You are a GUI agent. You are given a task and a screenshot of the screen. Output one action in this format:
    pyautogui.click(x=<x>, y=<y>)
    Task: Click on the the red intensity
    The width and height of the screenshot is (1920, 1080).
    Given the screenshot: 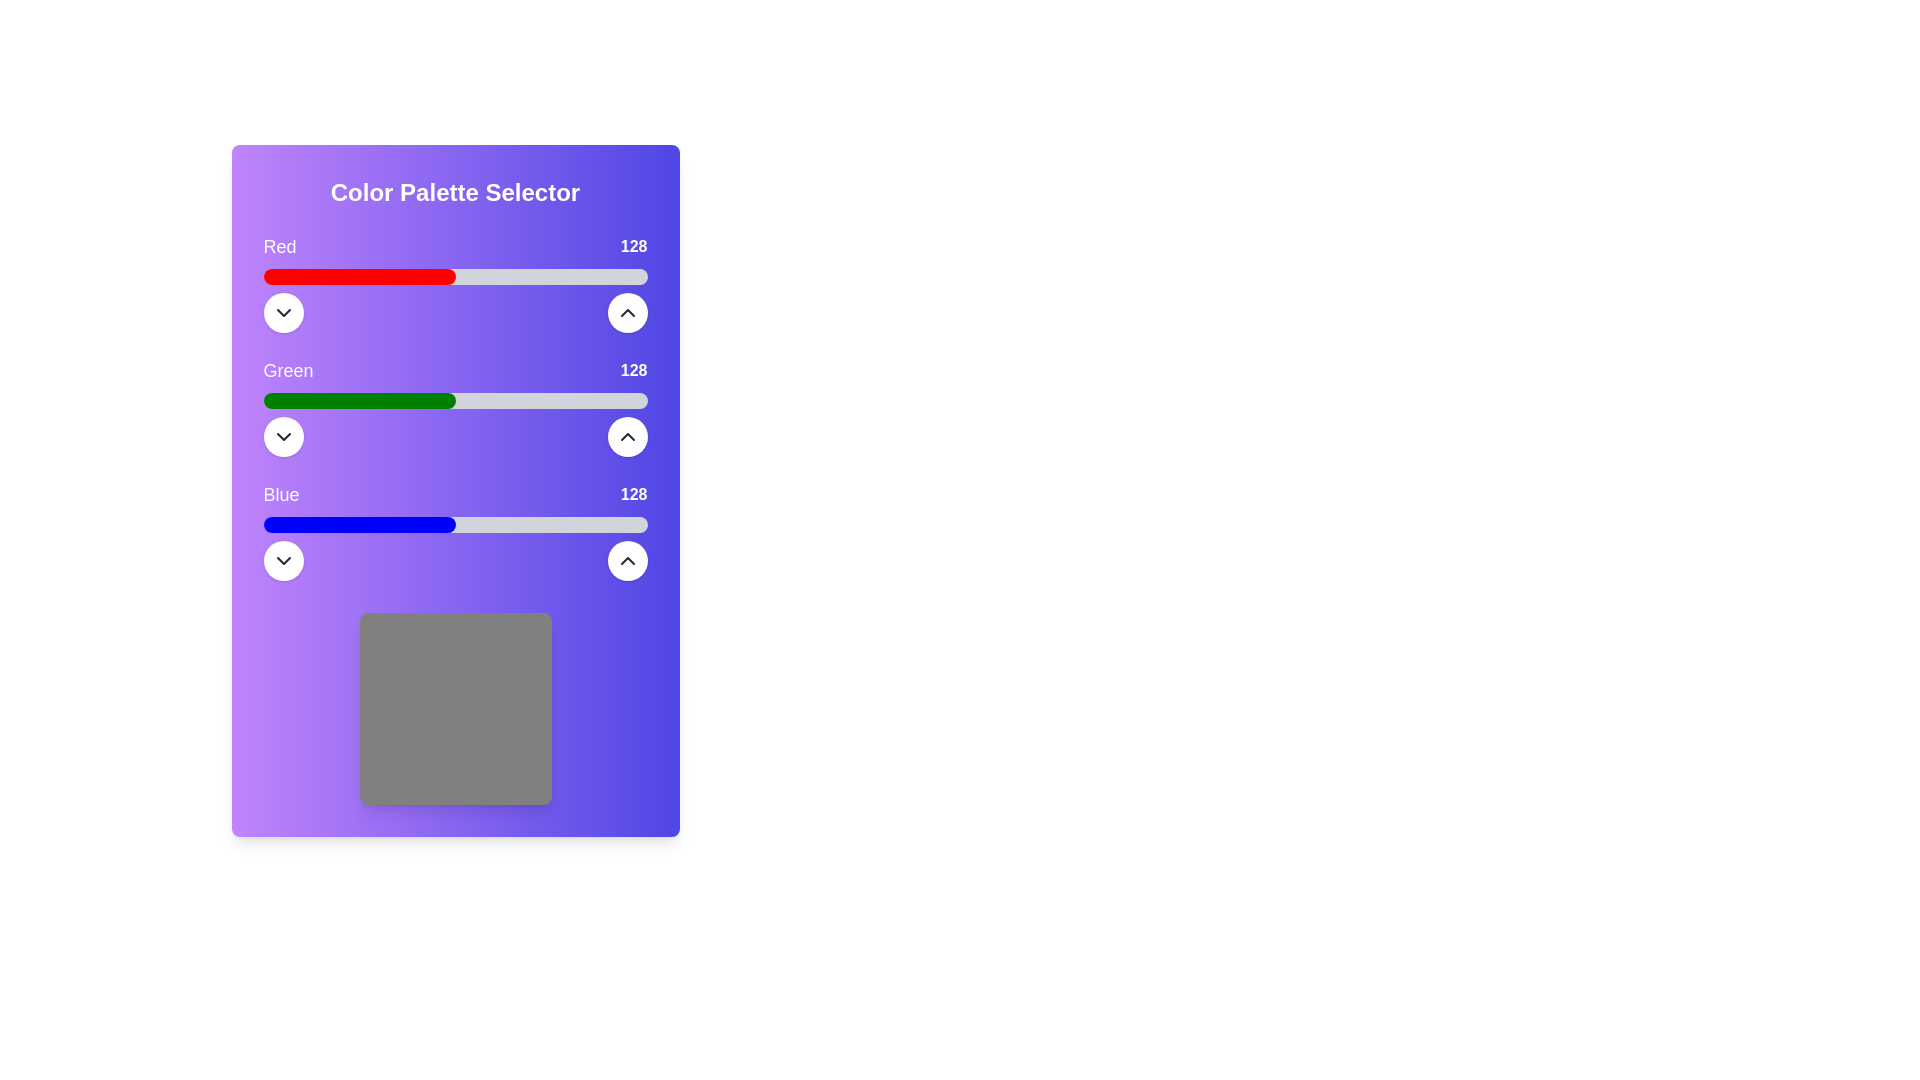 What is the action you would take?
    pyautogui.click(x=588, y=277)
    